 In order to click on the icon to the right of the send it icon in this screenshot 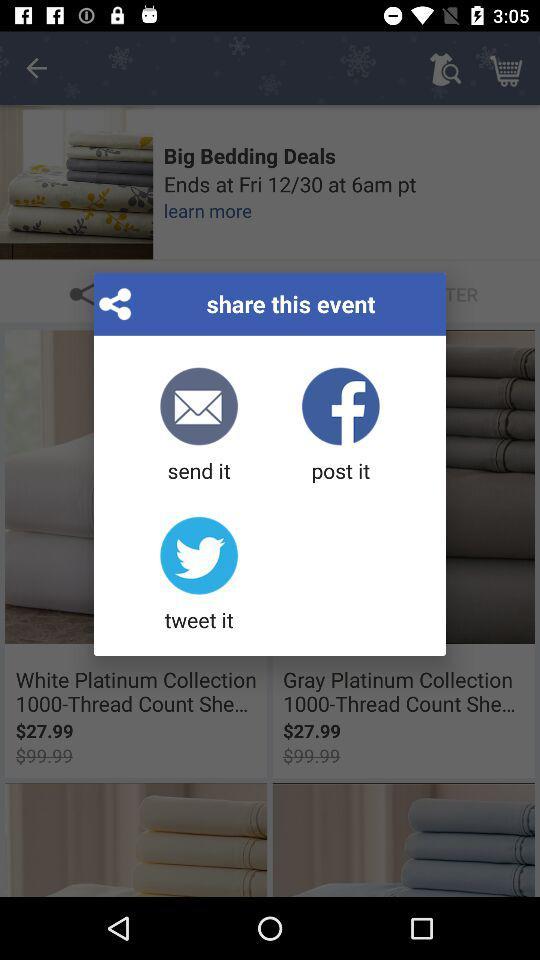, I will do `click(339, 426)`.